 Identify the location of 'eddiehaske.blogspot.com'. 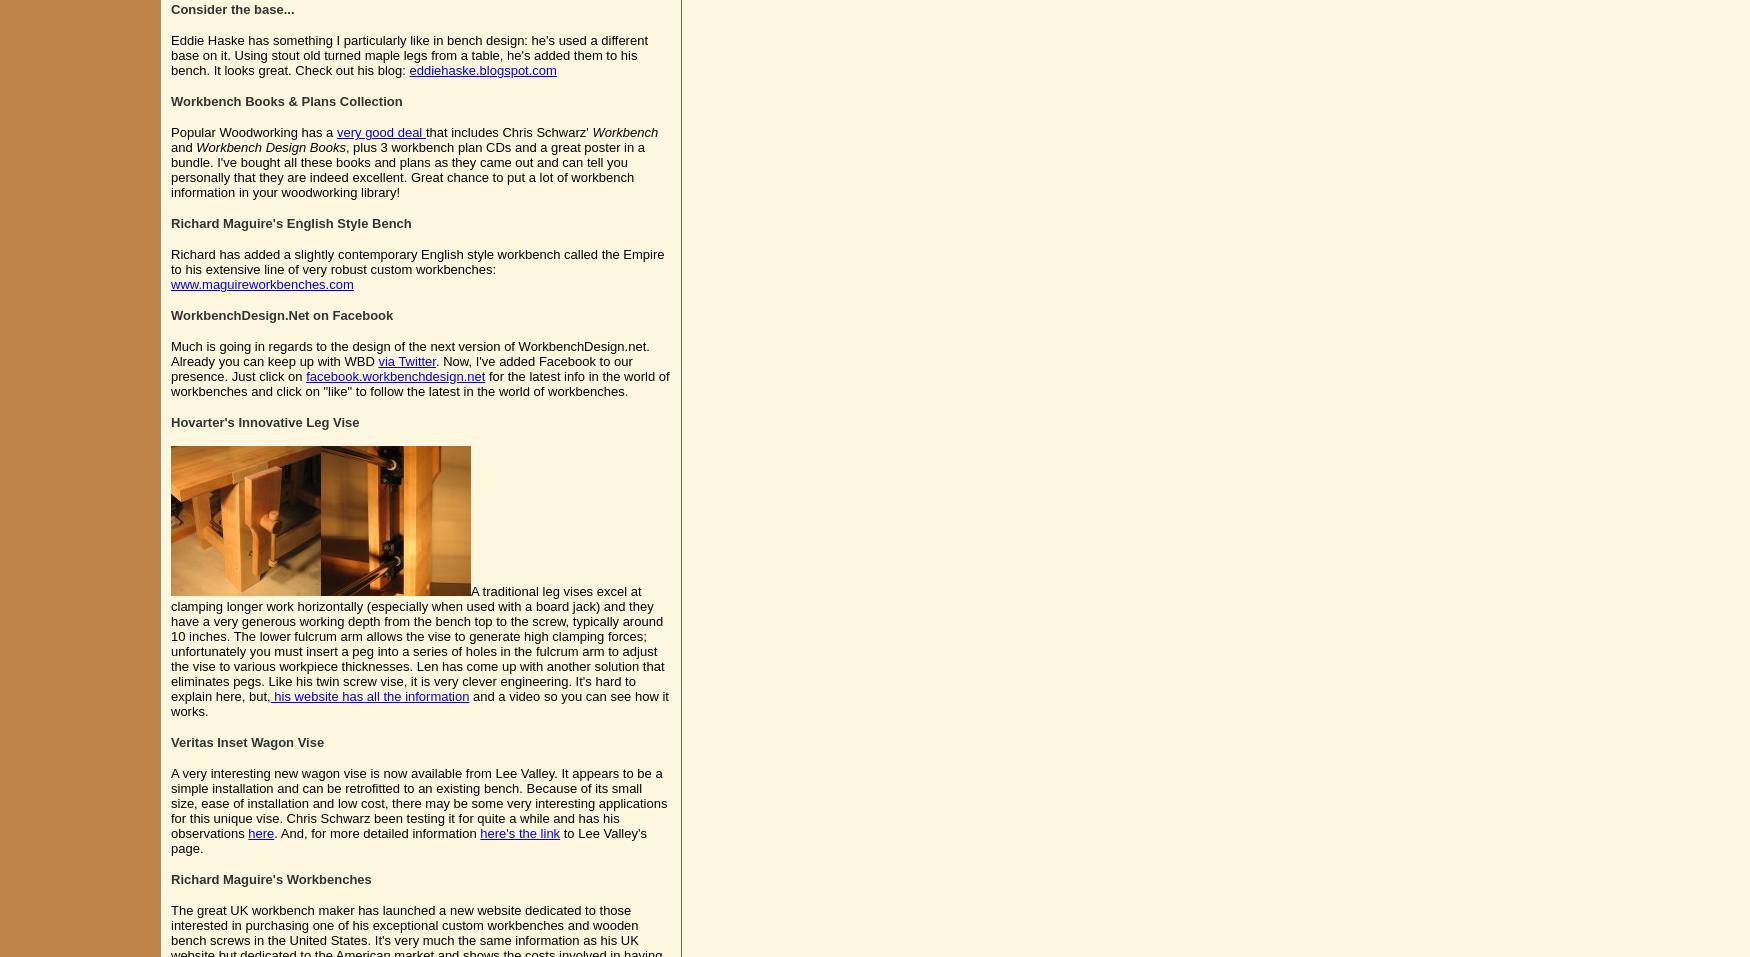
(482, 69).